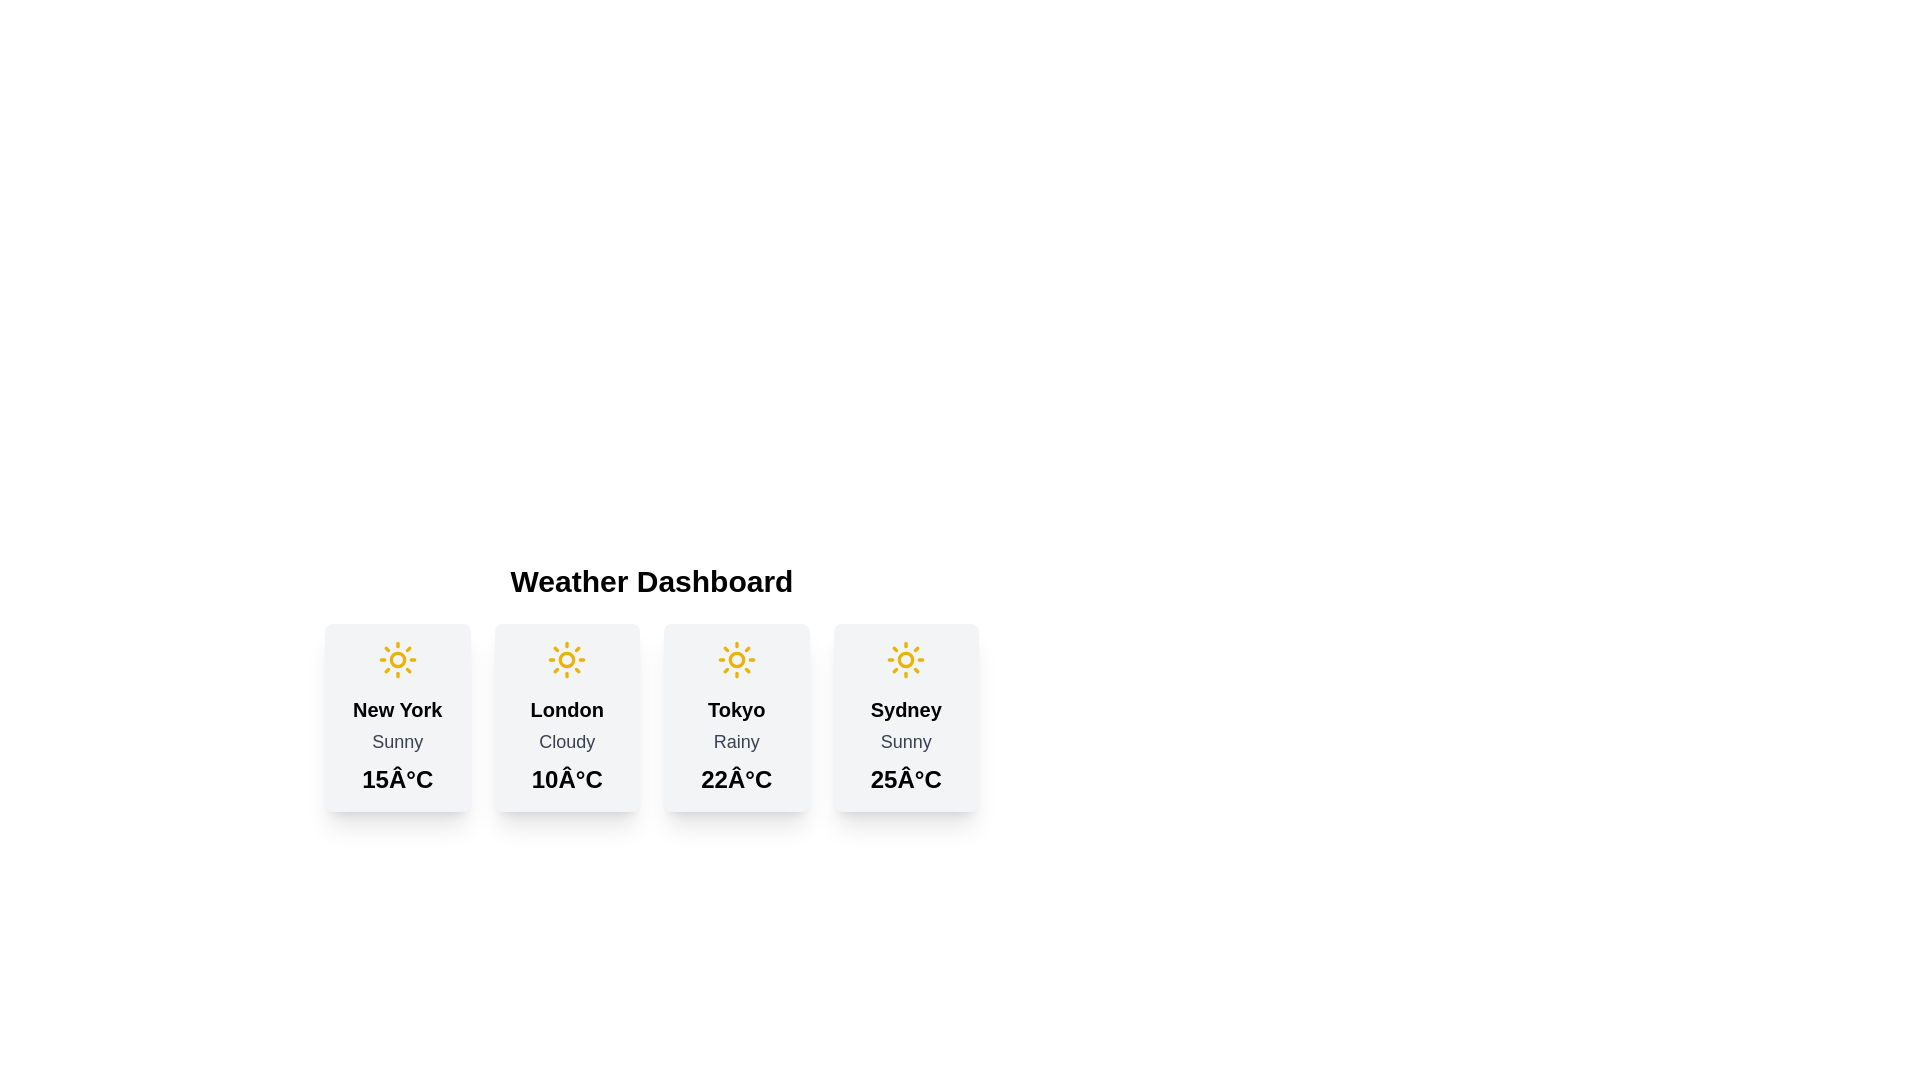 This screenshot has width=1920, height=1080. I want to click on the prominently styled text label displaying 'Sydney' in black, located in the rightmost weather information card above the text 'Sunny', so click(905, 708).